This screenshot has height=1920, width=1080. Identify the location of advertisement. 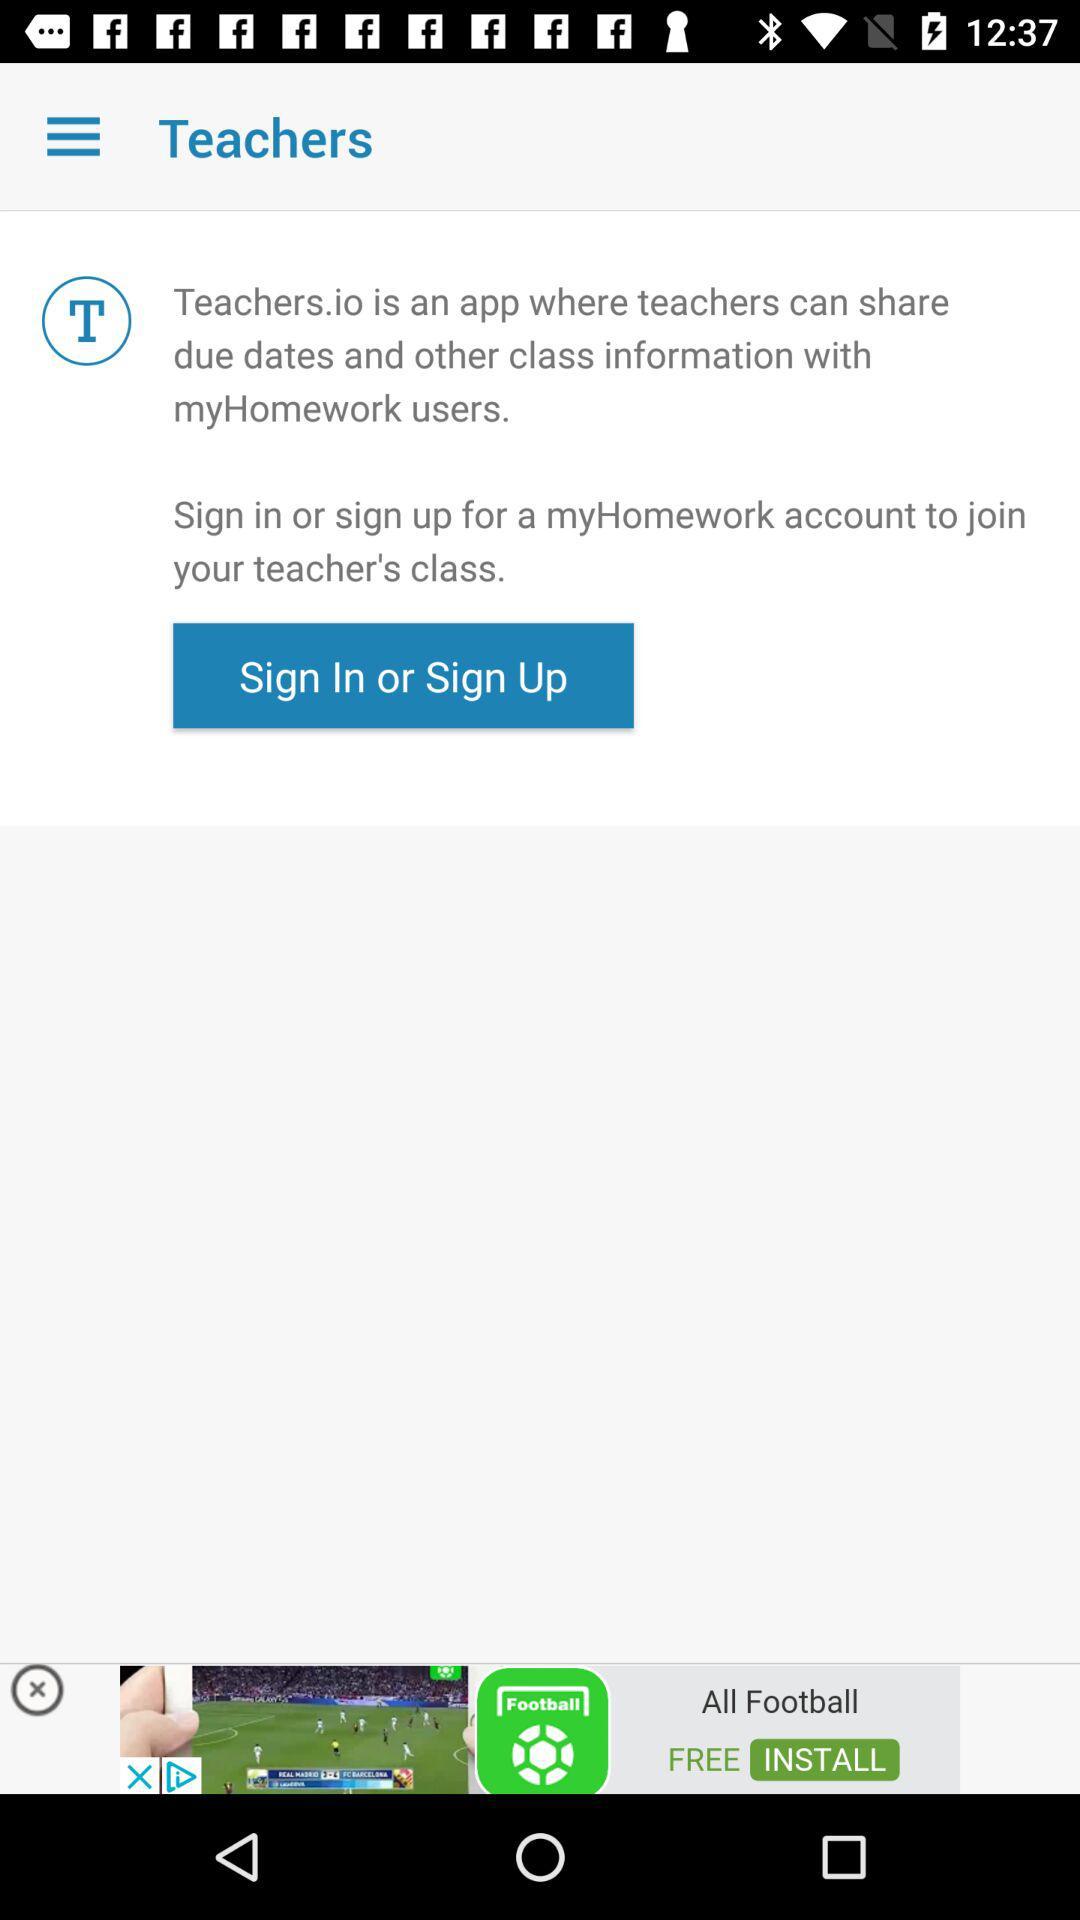
(540, 1727).